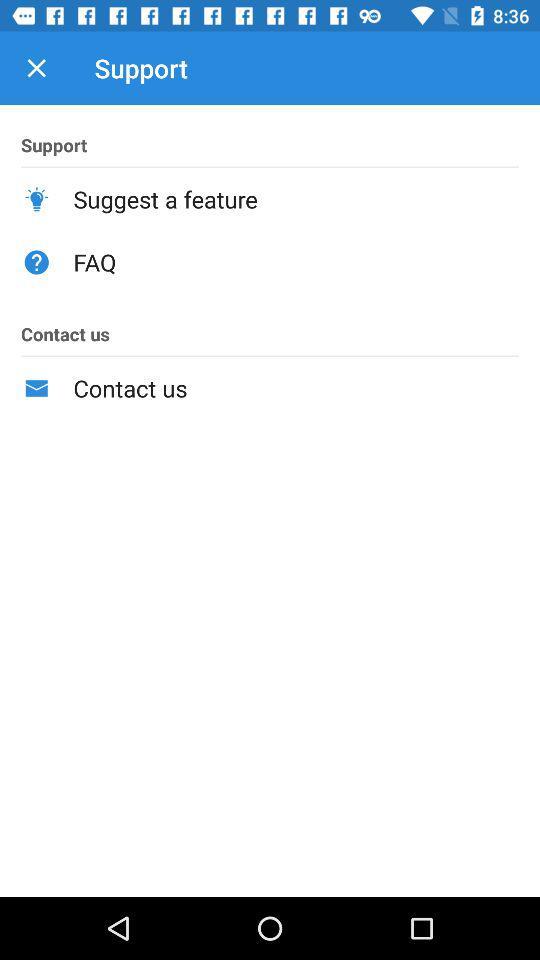 Image resolution: width=540 pixels, height=960 pixels. Describe the element at coordinates (295, 261) in the screenshot. I see `icon below suggest a feature icon` at that location.